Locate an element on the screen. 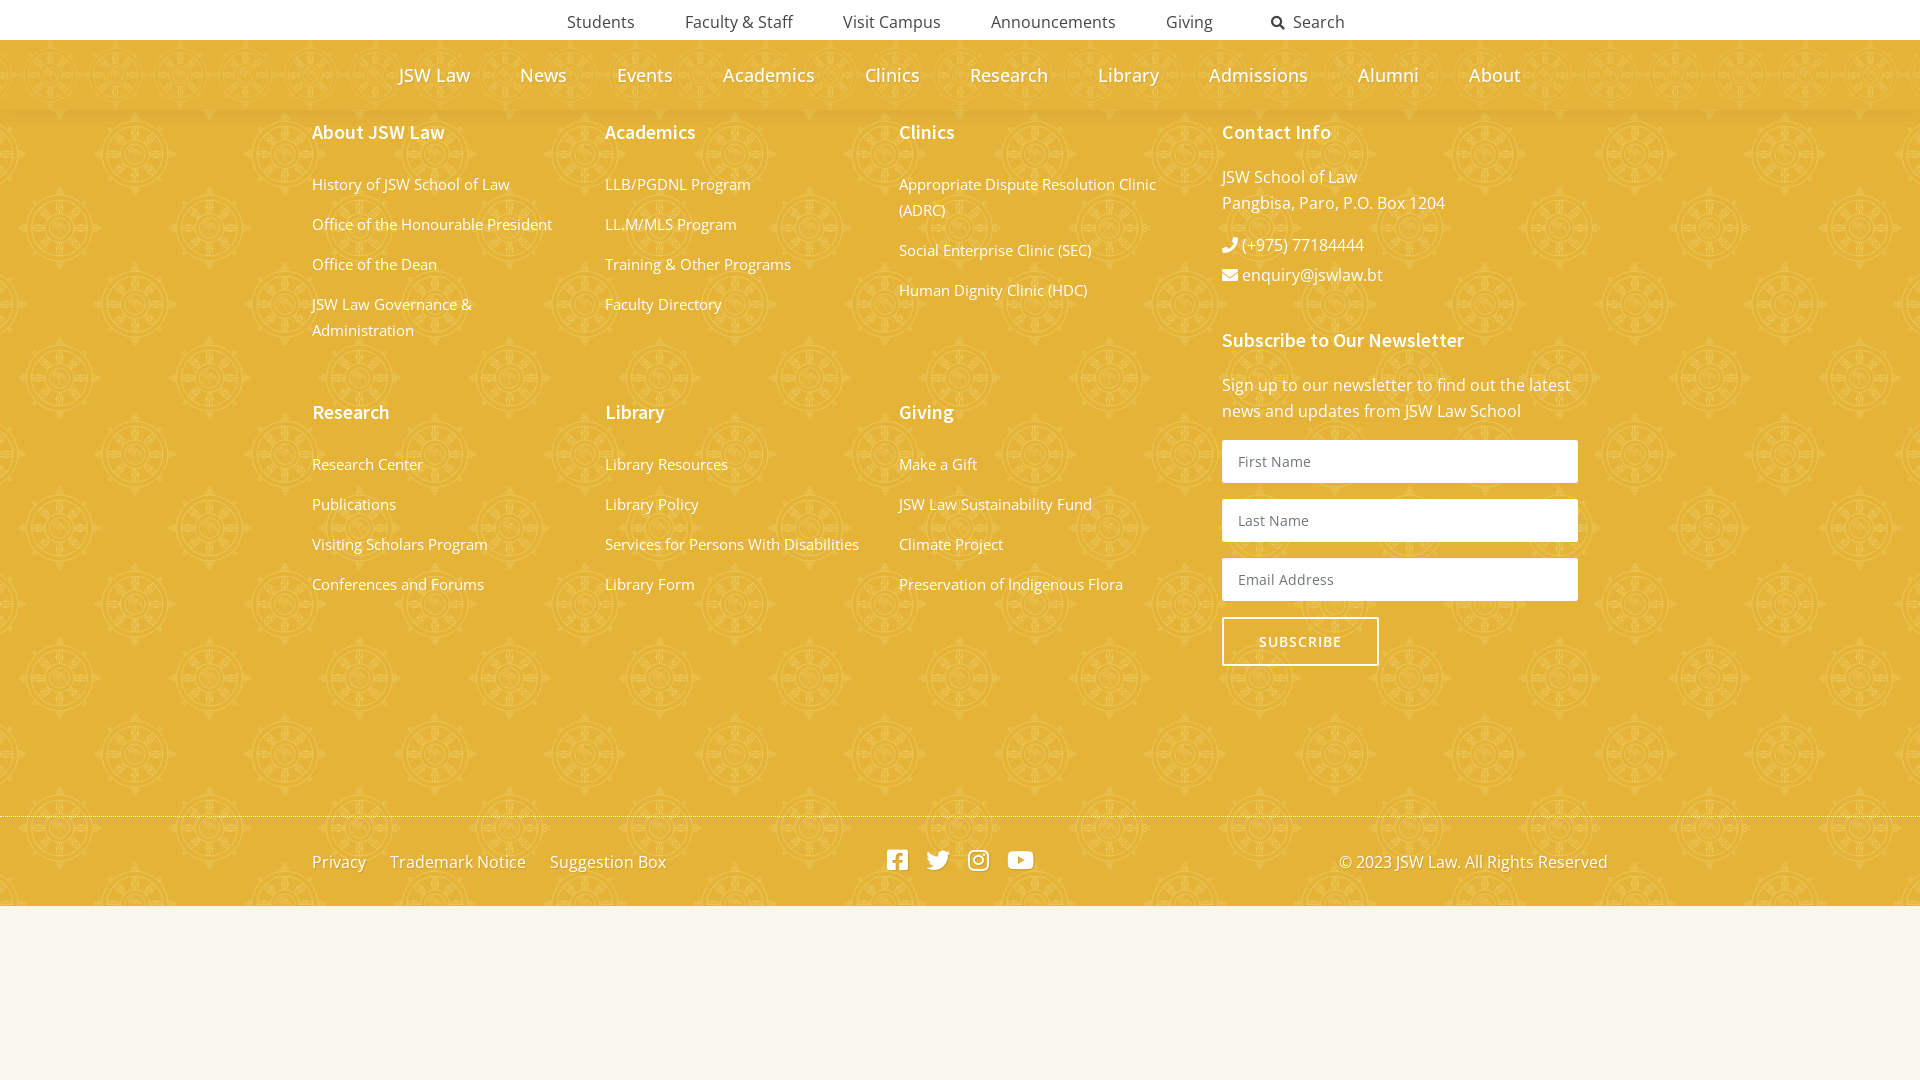 This screenshot has width=1920, height=1080. 'About' is located at coordinates (1494, 73).